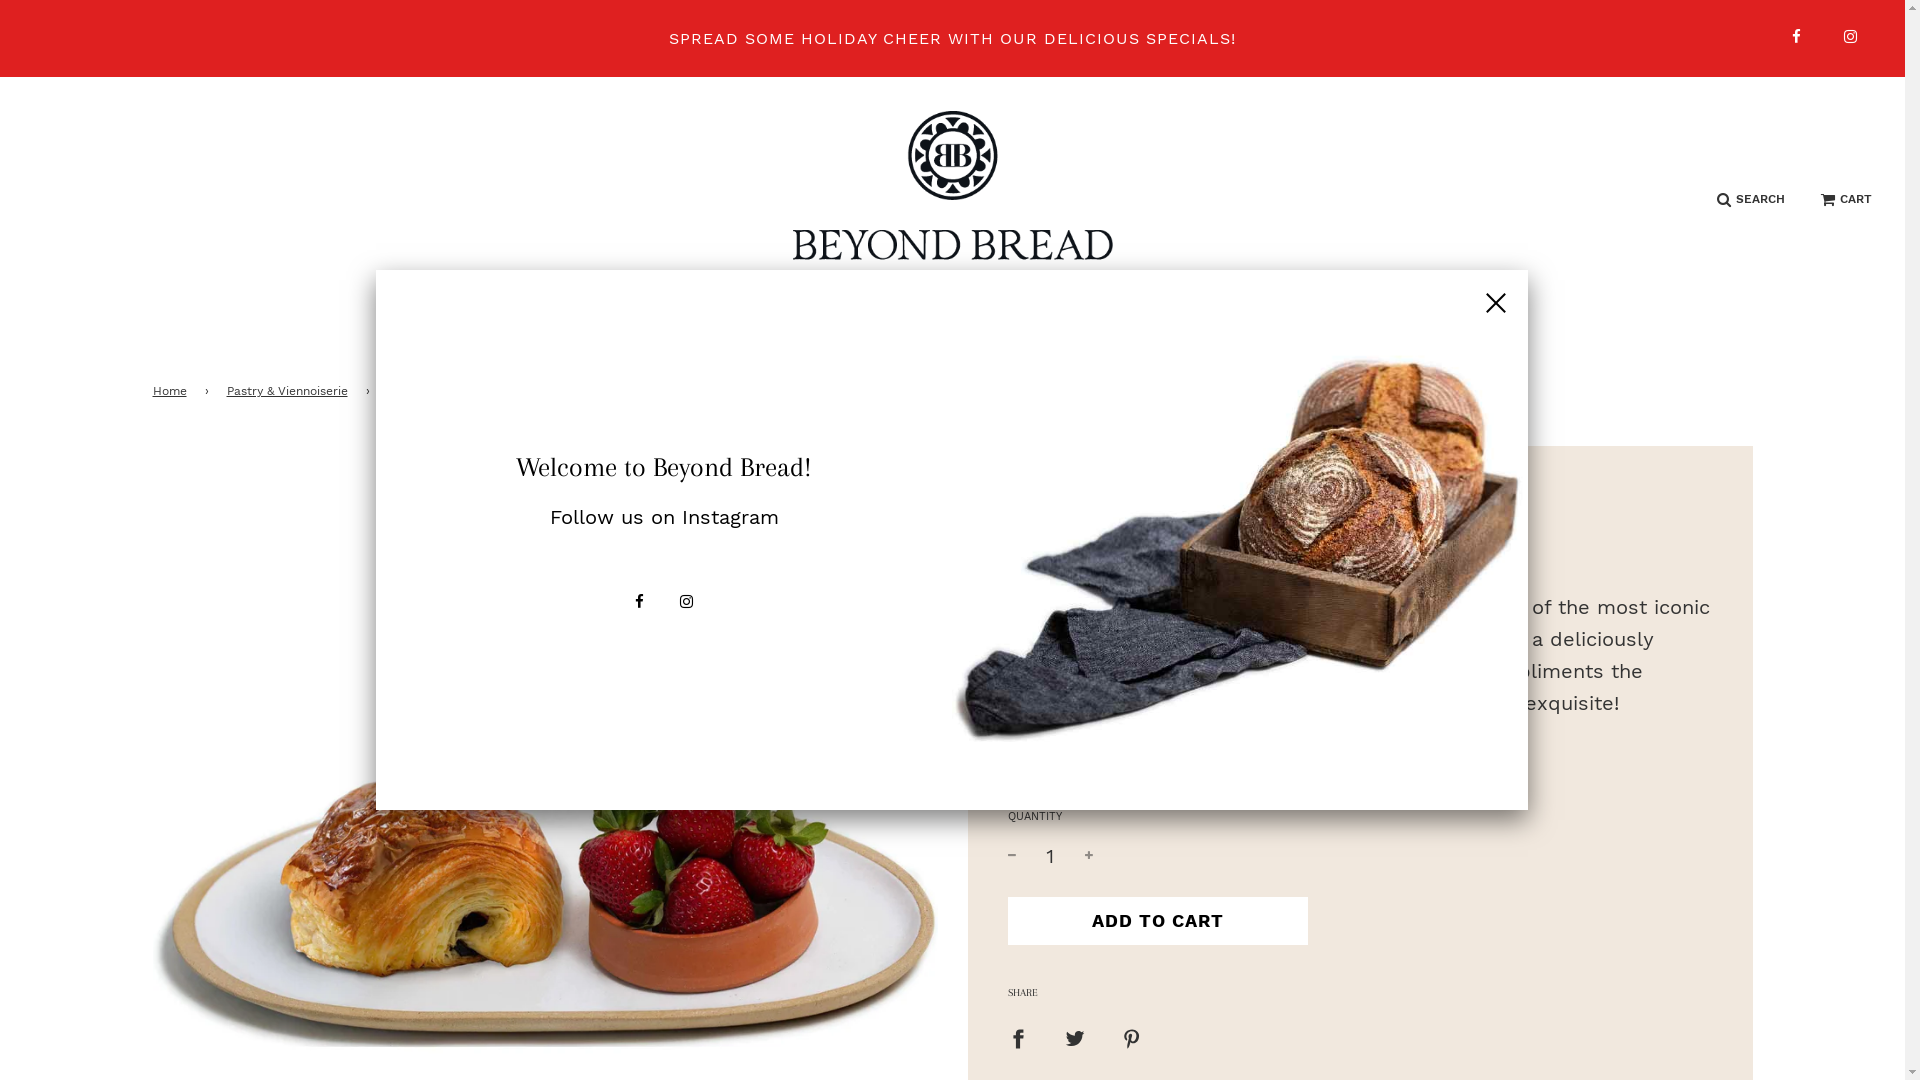 This screenshot has height=1080, width=1920. Describe the element at coordinates (288, 391) in the screenshot. I see `'Pastry & Viennoiserie'` at that location.